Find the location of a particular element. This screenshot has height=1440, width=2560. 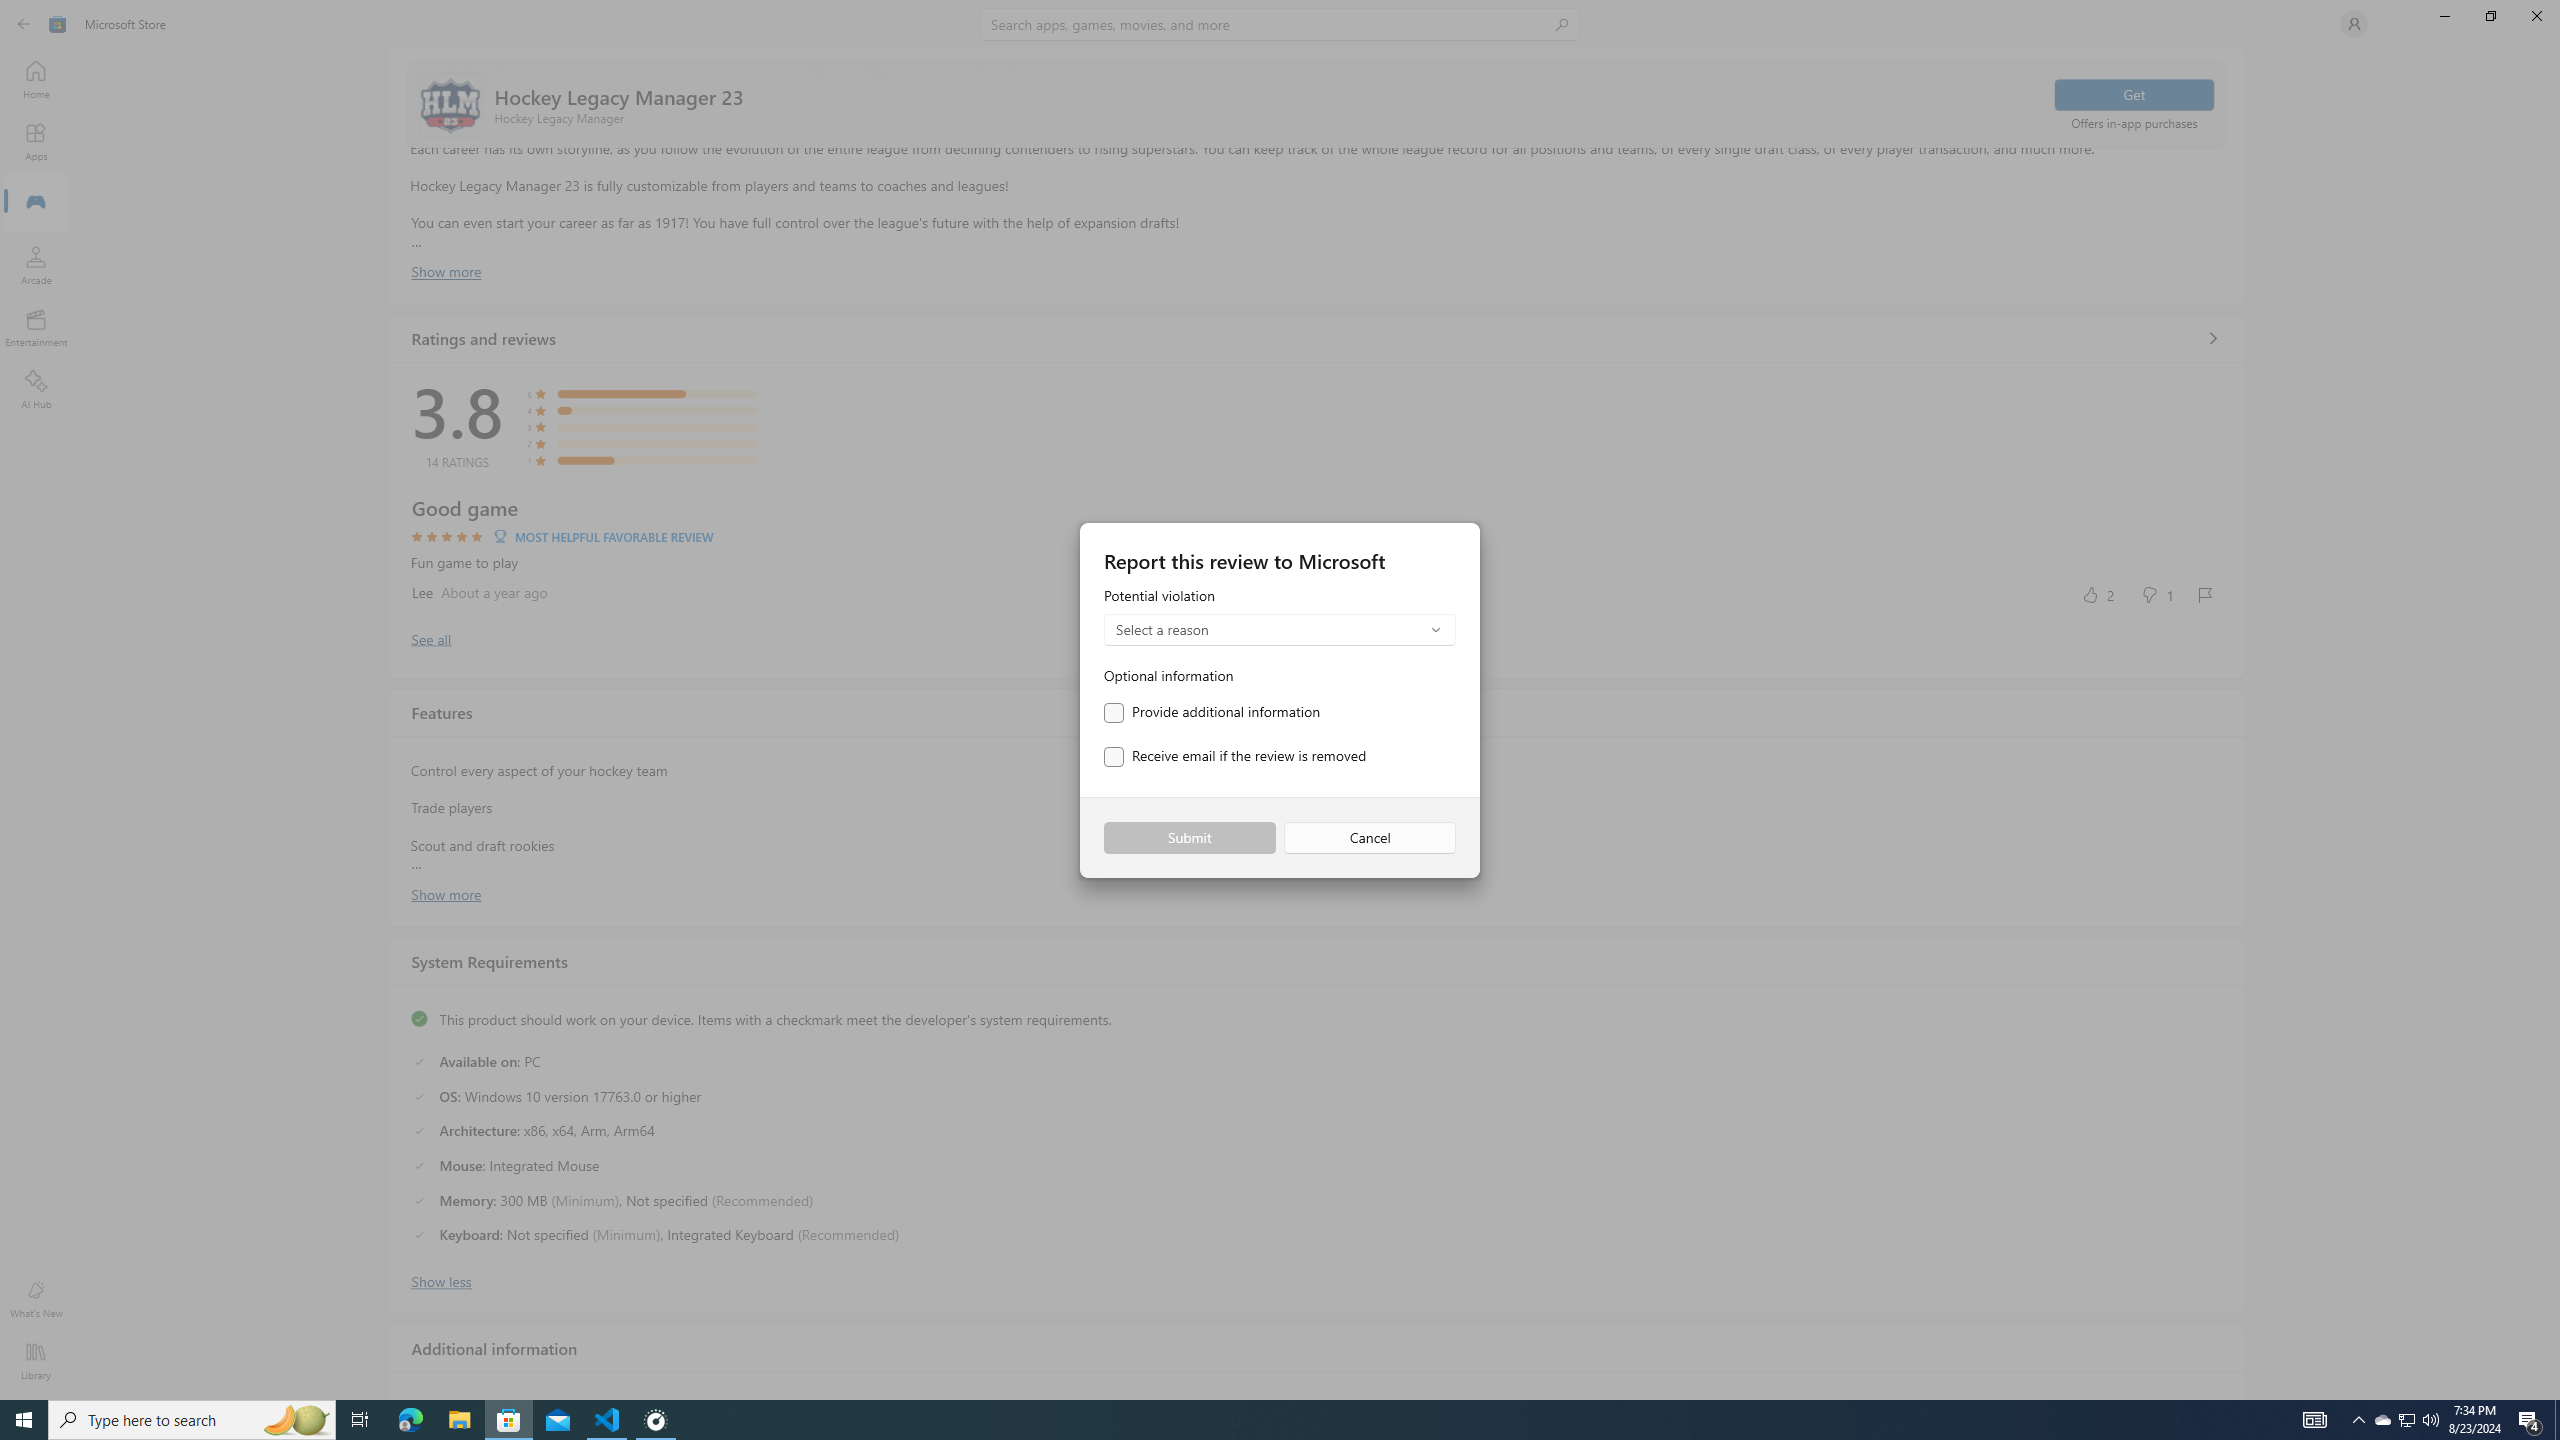

'Show more' is located at coordinates (445, 892).